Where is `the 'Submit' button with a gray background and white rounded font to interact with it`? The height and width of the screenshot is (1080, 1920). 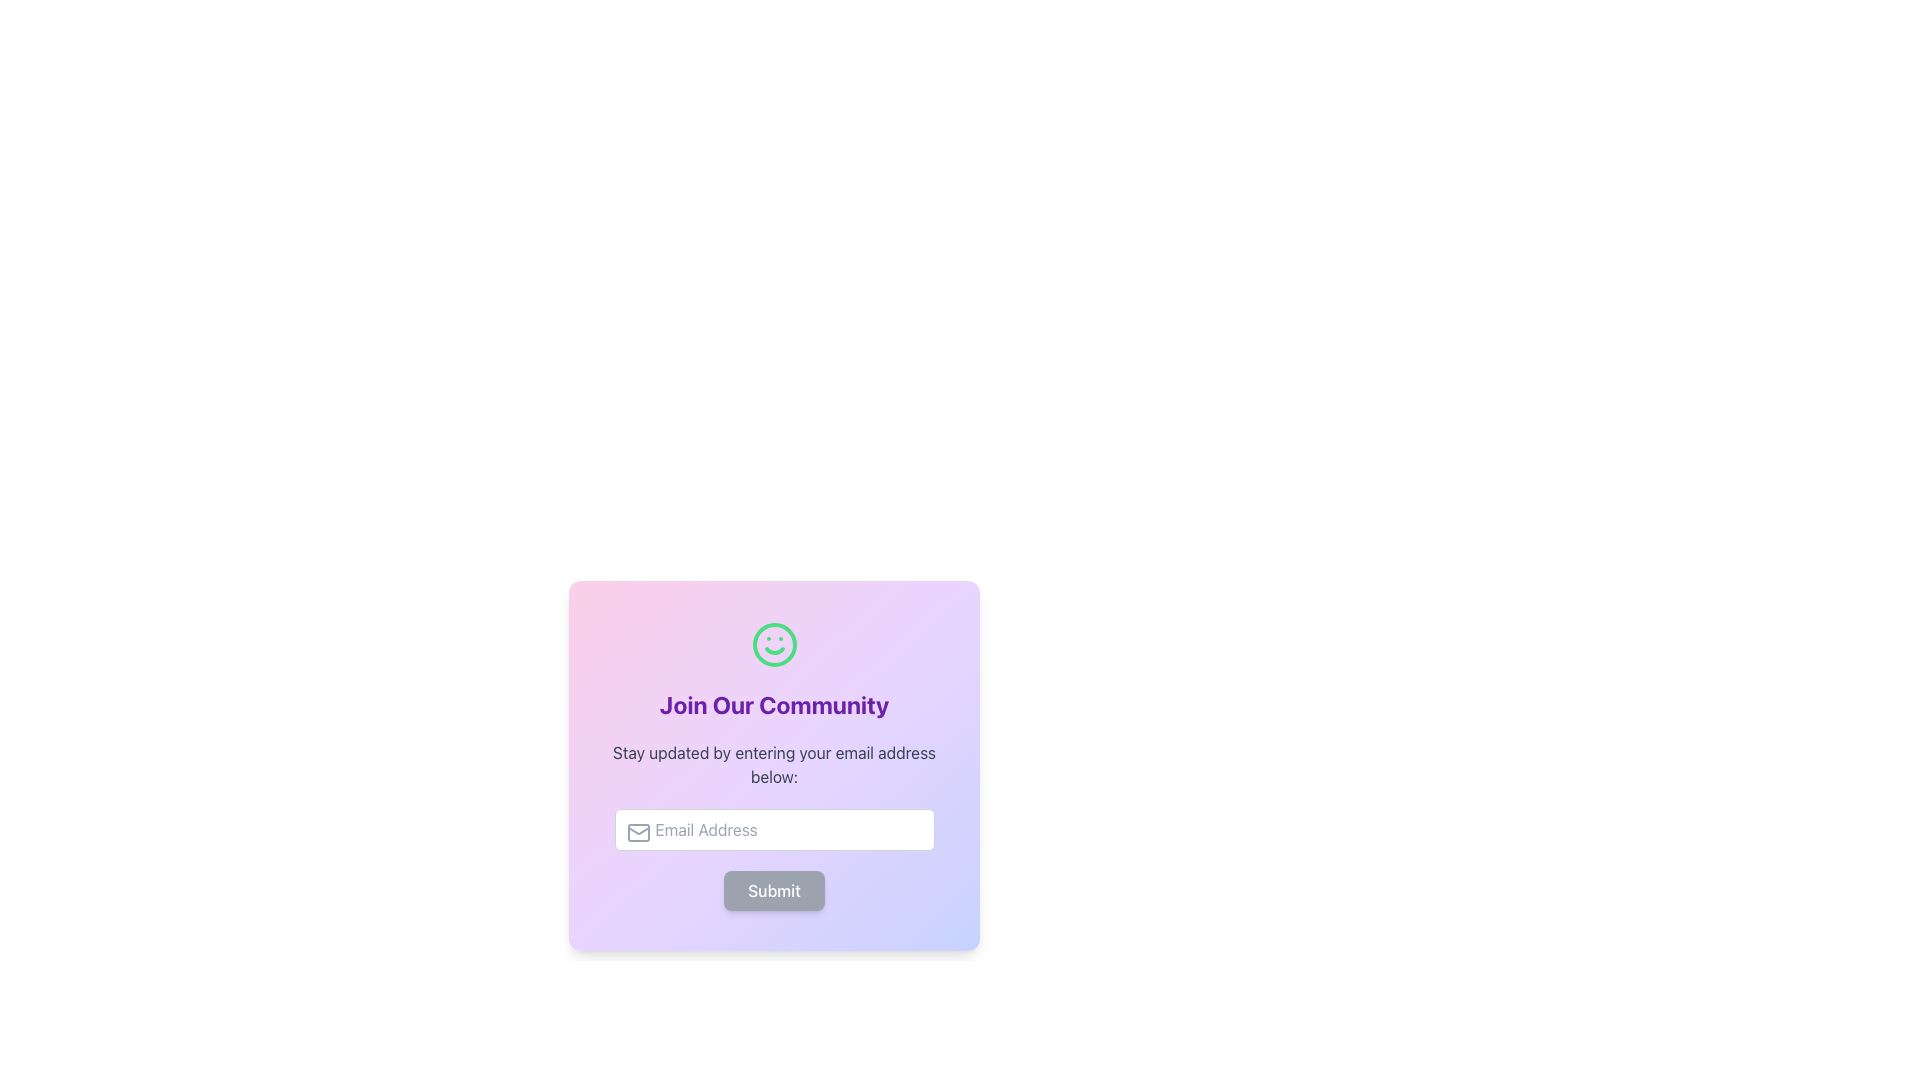
the 'Submit' button with a gray background and white rounded font to interact with it is located at coordinates (773, 890).